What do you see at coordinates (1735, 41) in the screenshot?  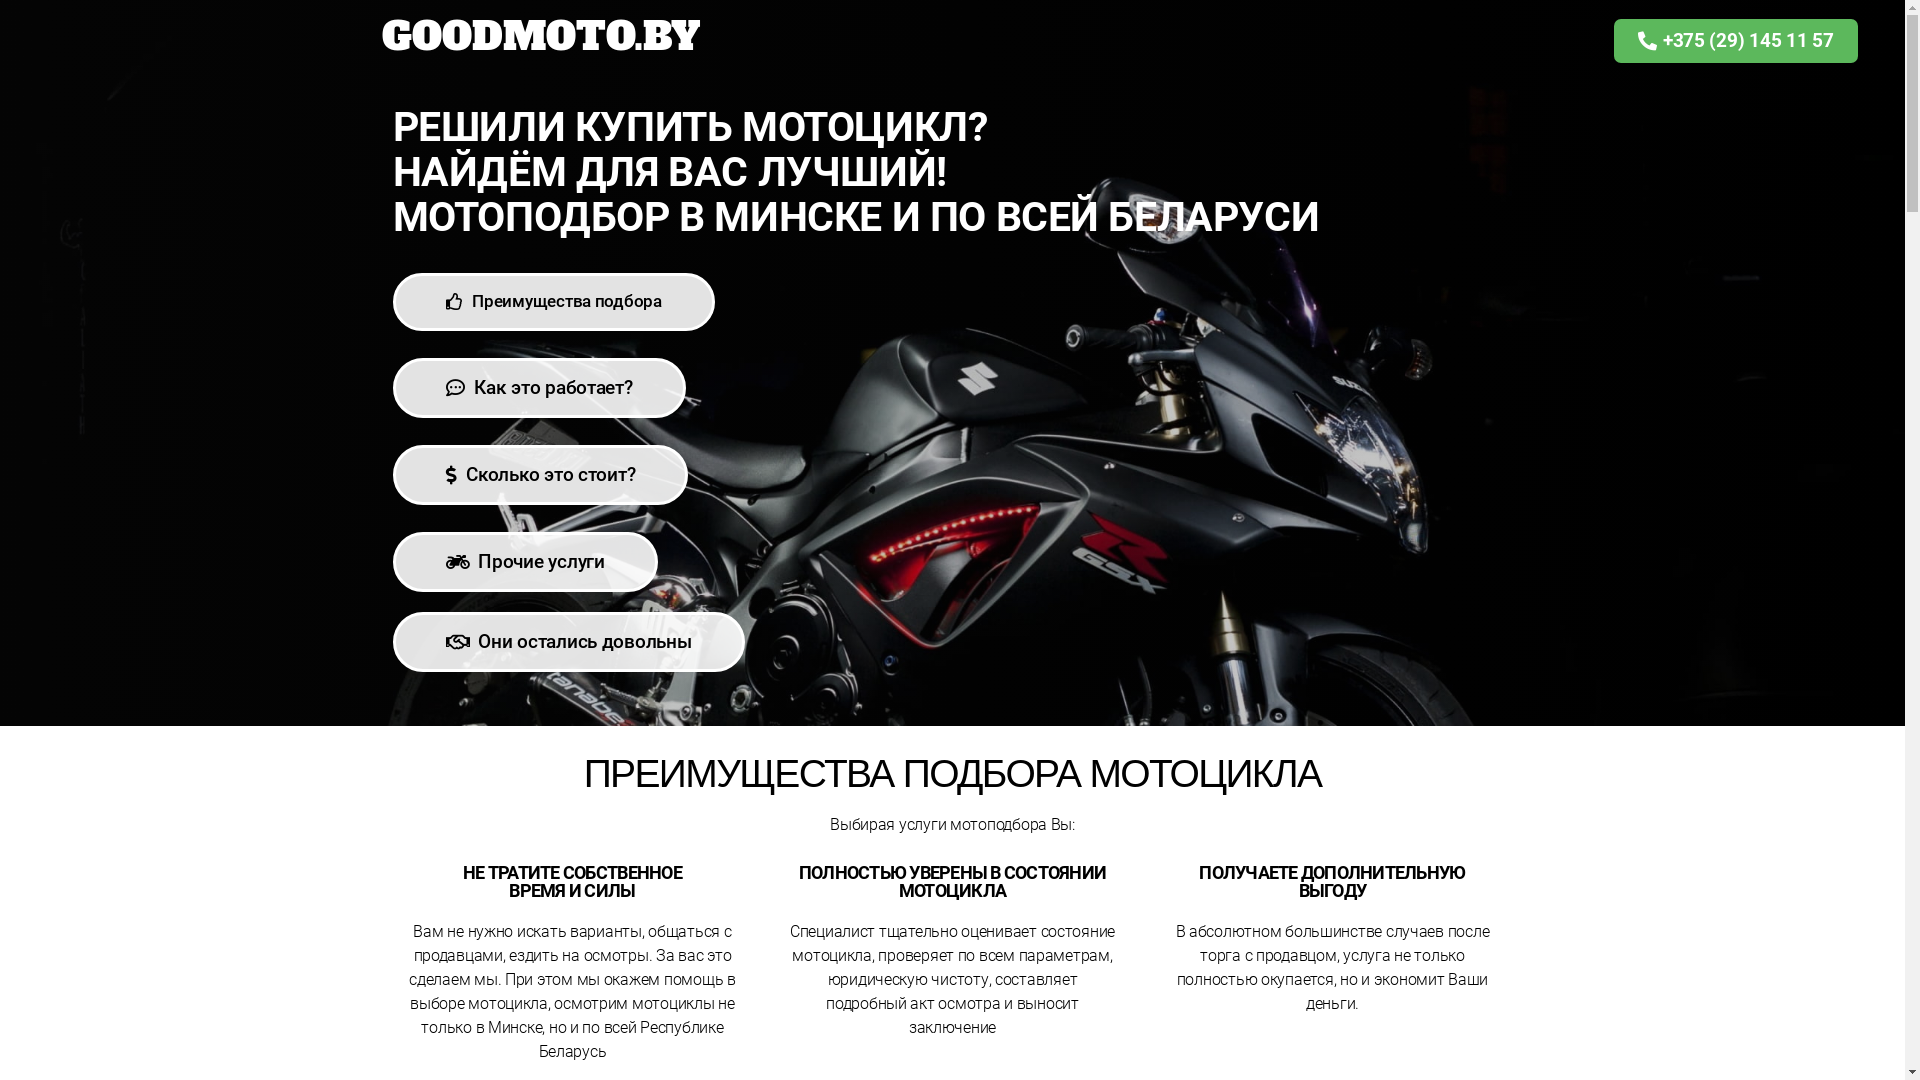 I see `'+375 (29) 145 11 57'` at bounding box center [1735, 41].